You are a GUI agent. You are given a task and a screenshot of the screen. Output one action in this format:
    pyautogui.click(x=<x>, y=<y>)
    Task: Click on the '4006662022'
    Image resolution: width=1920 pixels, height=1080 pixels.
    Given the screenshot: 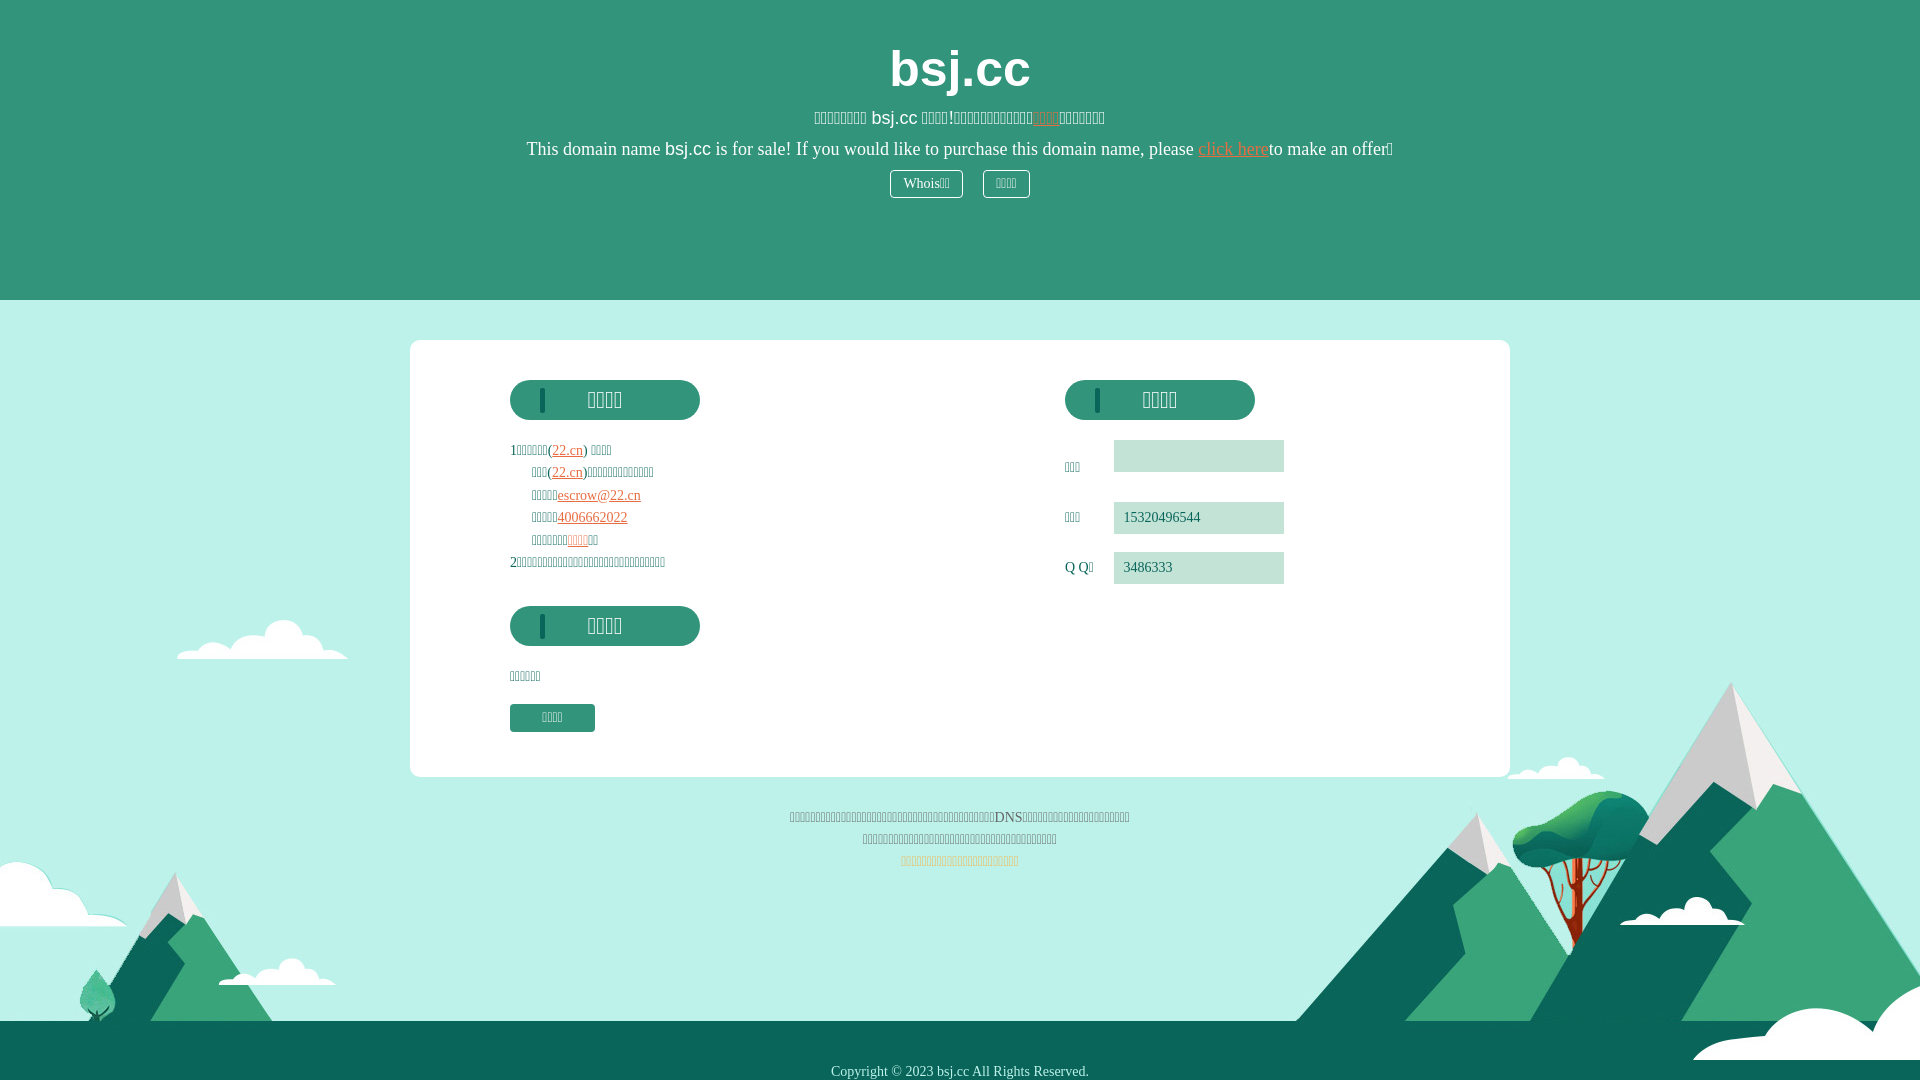 What is the action you would take?
    pyautogui.click(x=592, y=516)
    